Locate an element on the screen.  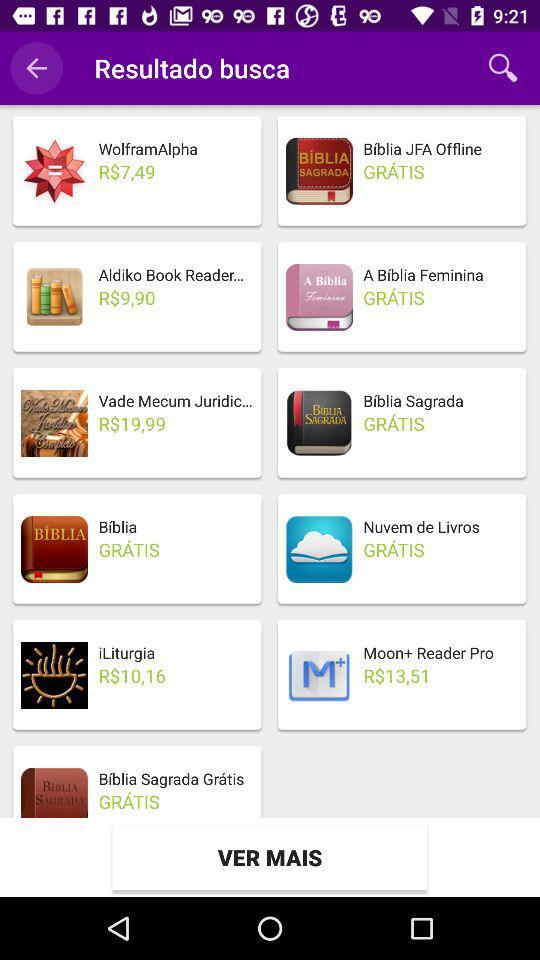
the second icon in the second row is located at coordinates (319, 296).